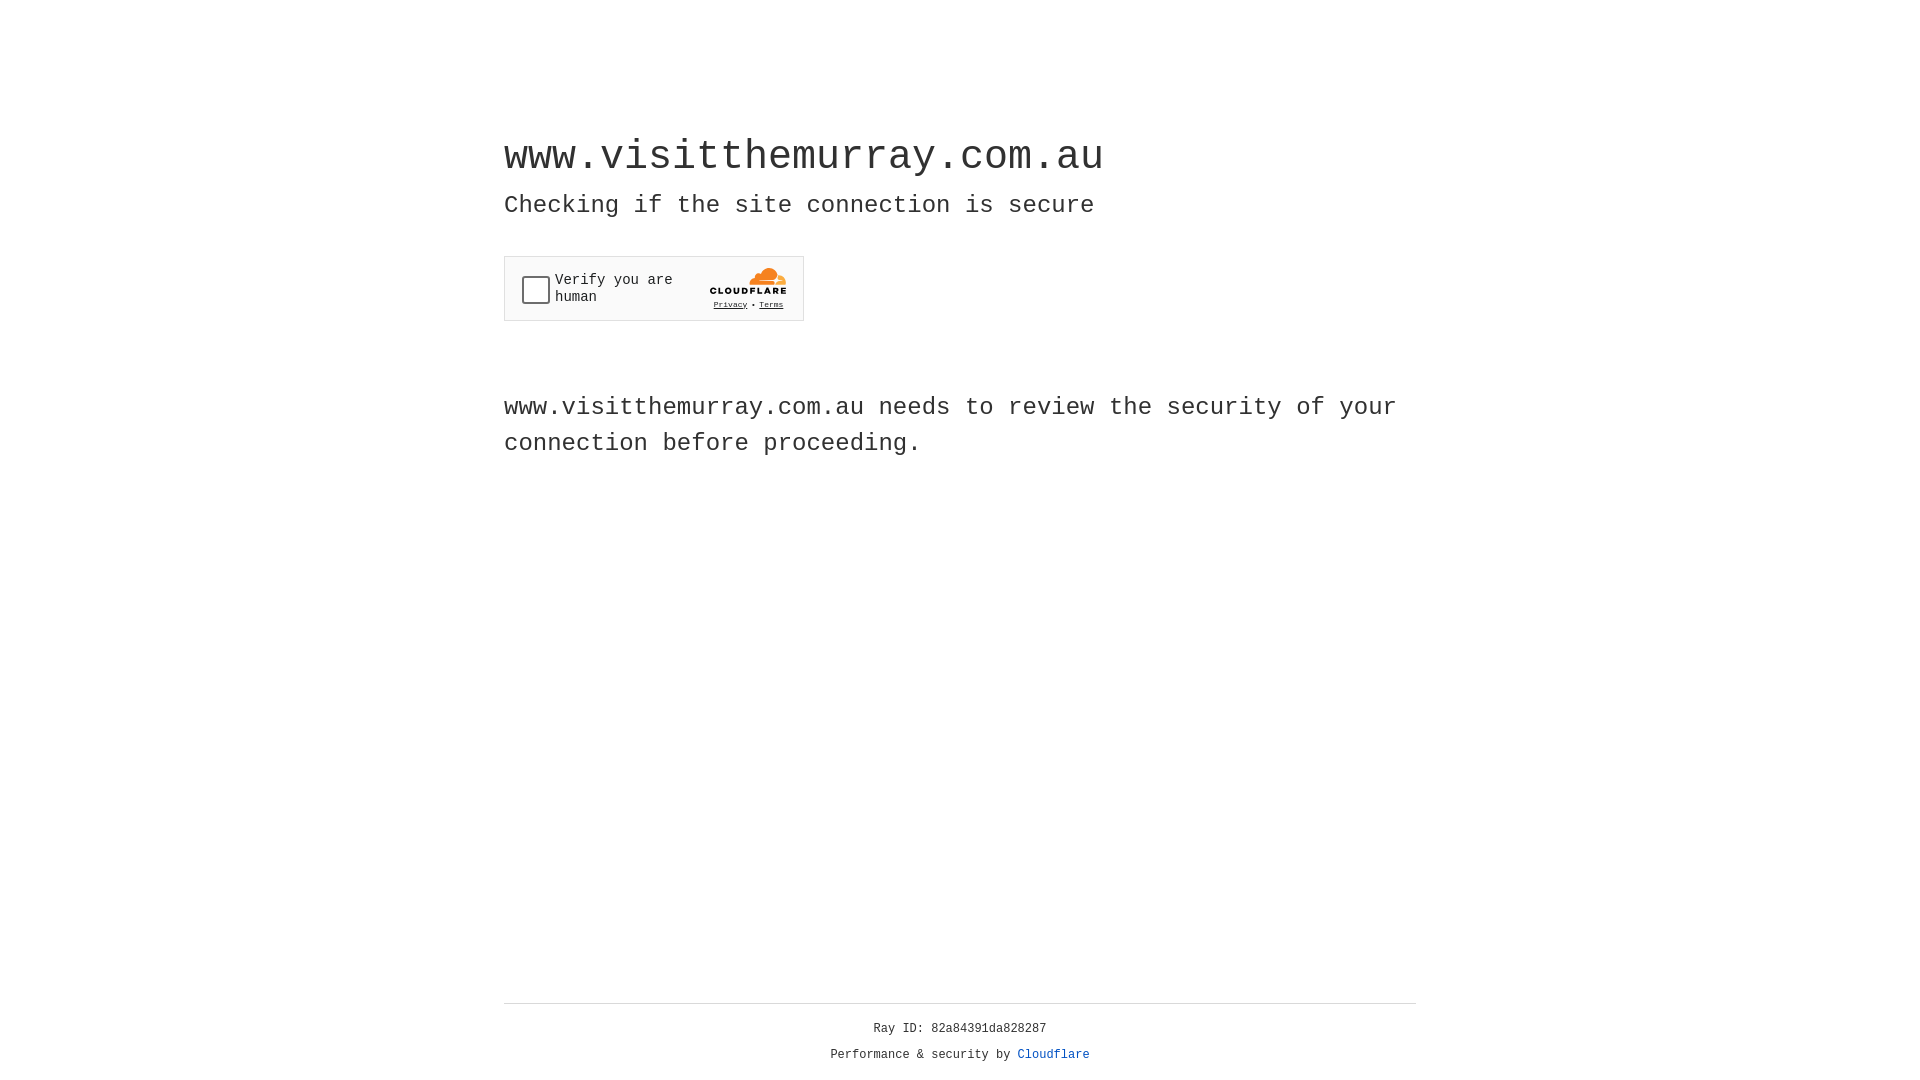  I want to click on 'Cloudflare', so click(1017, 1054).